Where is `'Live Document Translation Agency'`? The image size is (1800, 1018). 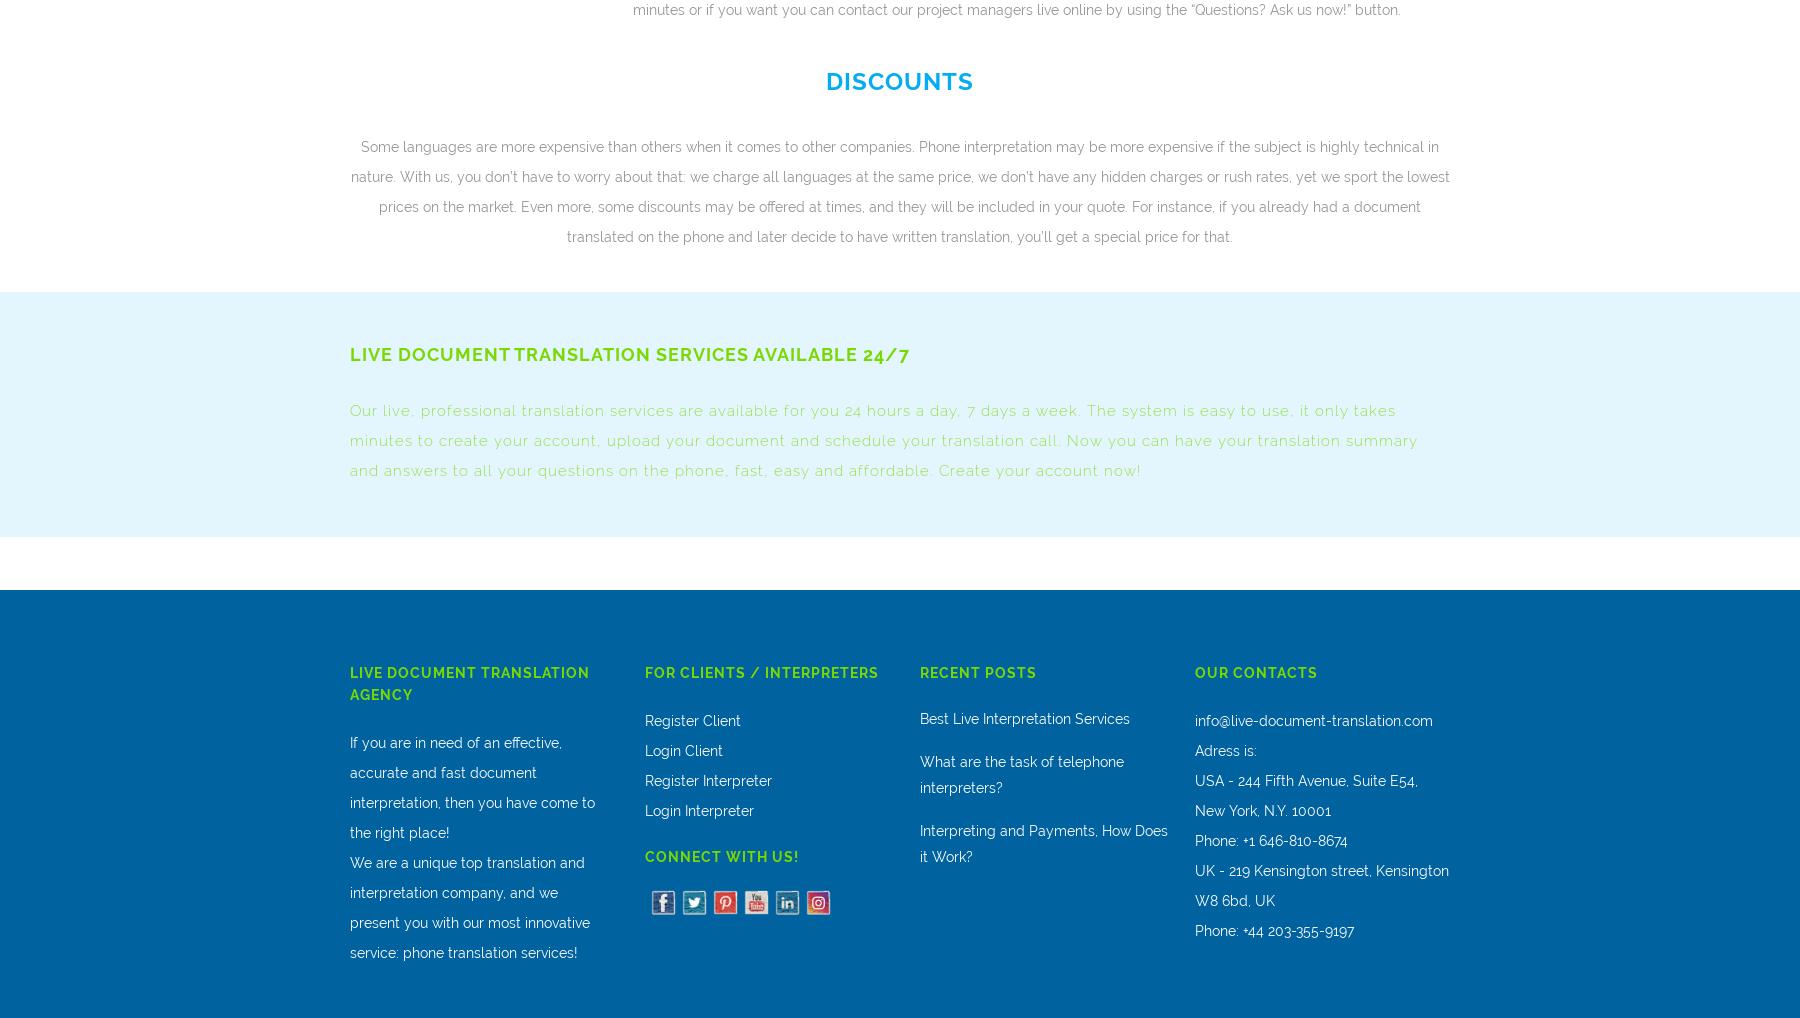 'Live Document Translation Agency' is located at coordinates (468, 683).